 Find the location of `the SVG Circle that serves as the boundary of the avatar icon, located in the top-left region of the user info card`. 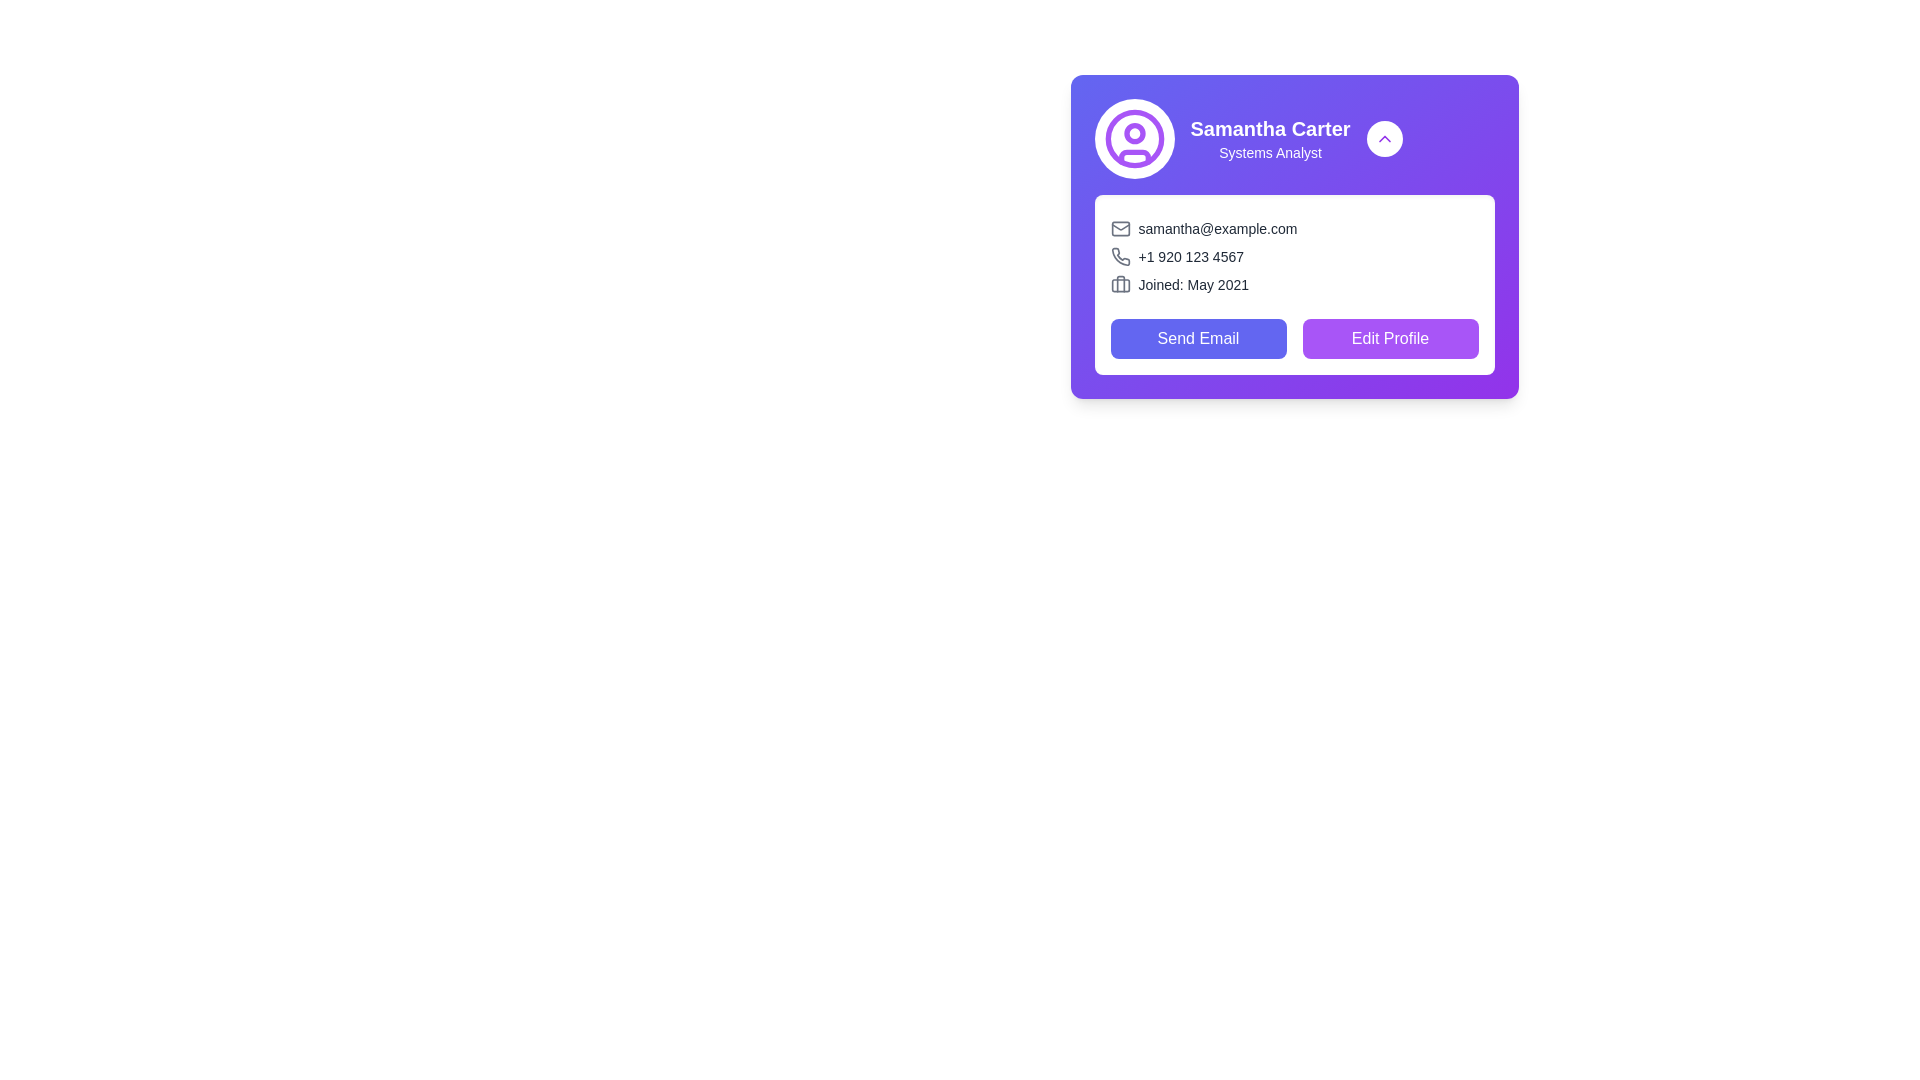

the SVG Circle that serves as the boundary of the avatar icon, located in the top-left region of the user info card is located at coordinates (1134, 137).